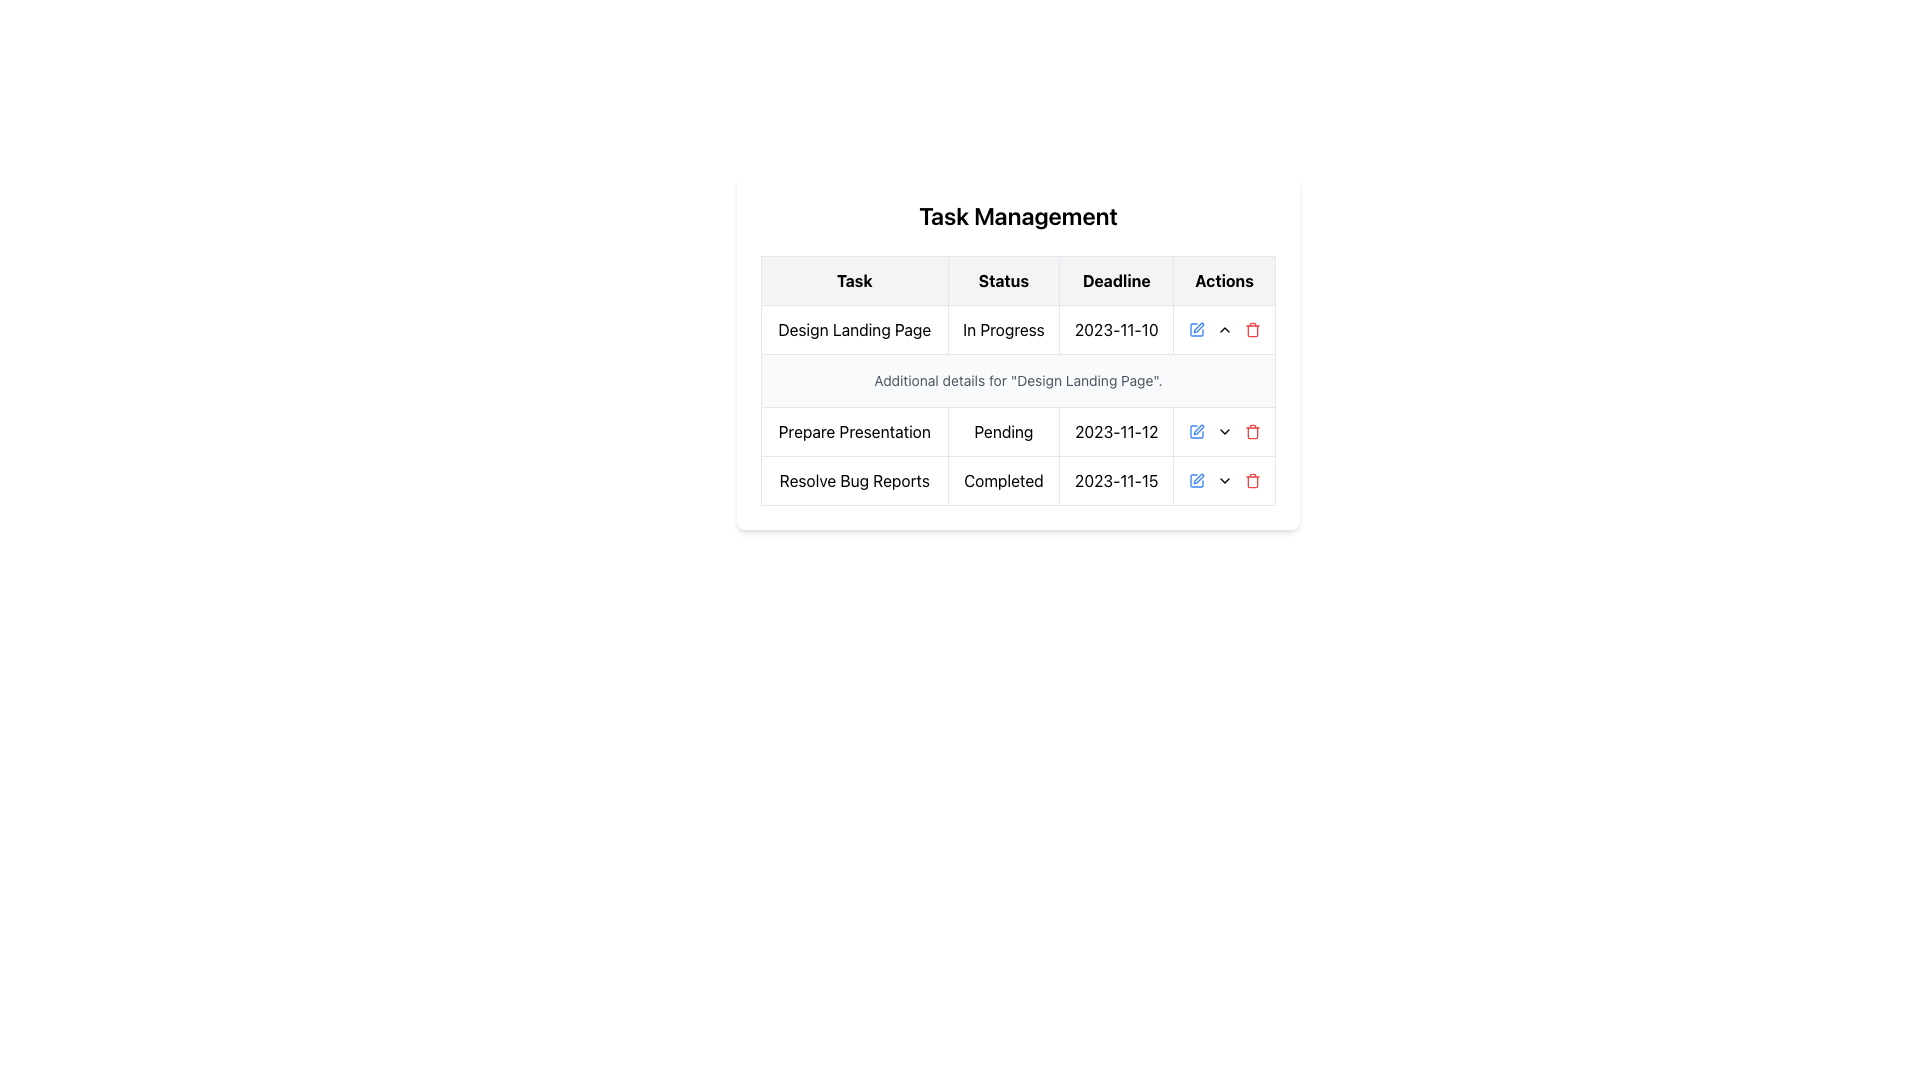  I want to click on the body of the trash can icon within the SVG illustration in the 'Actions' column of the task 'Prepare Presentation' to initiate the delete action, so click(1251, 432).